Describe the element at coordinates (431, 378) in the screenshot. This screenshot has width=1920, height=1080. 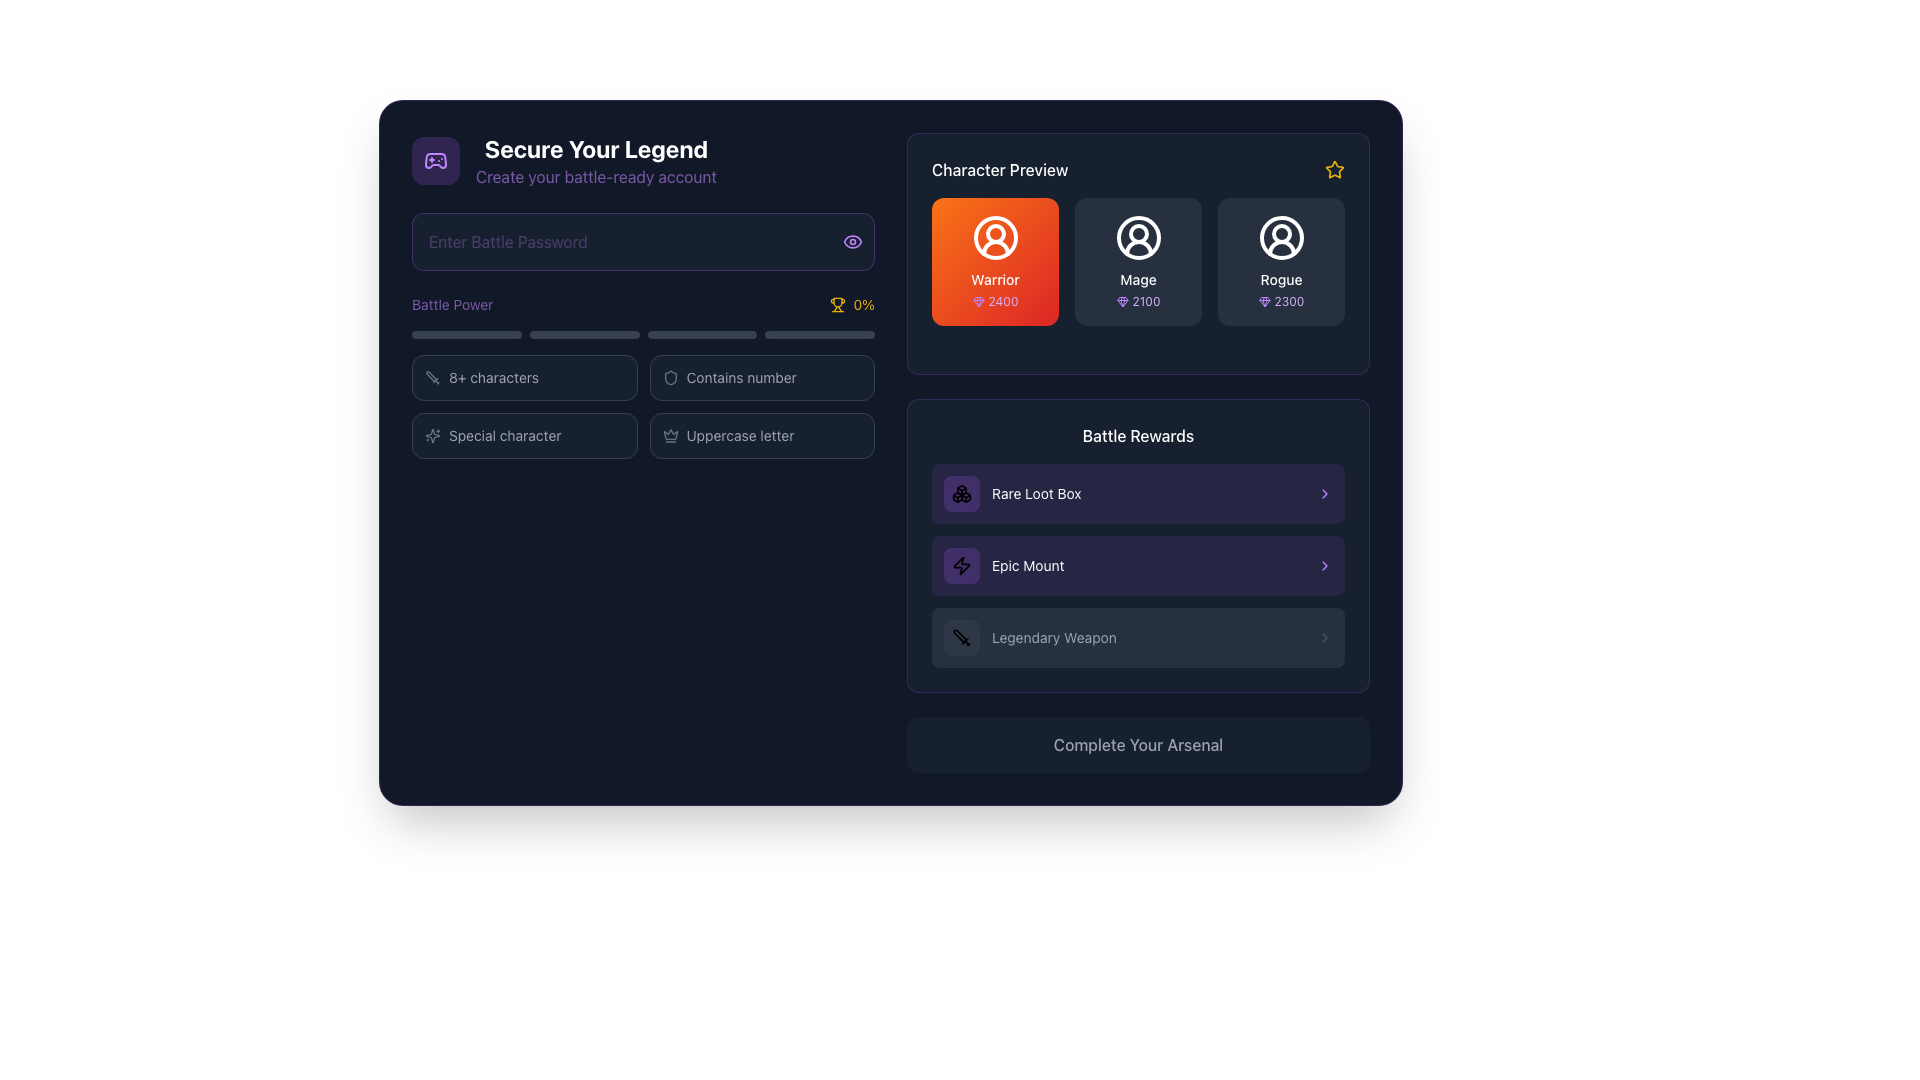
I see `the decorative icon positioned to the left of the text '8+ characters', which indicates a feature or requirement related to the text` at that location.